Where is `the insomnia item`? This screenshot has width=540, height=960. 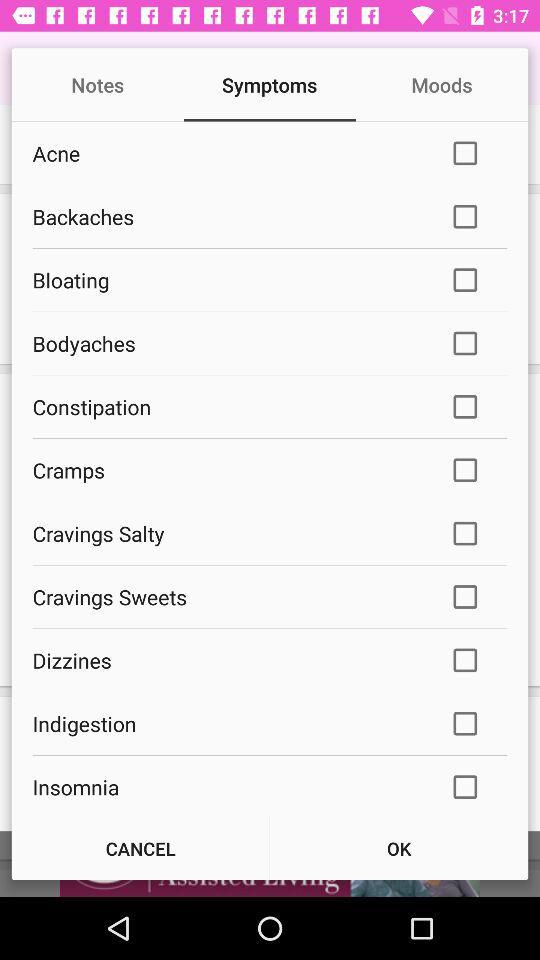 the insomnia item is located at coordinates (226, 787).